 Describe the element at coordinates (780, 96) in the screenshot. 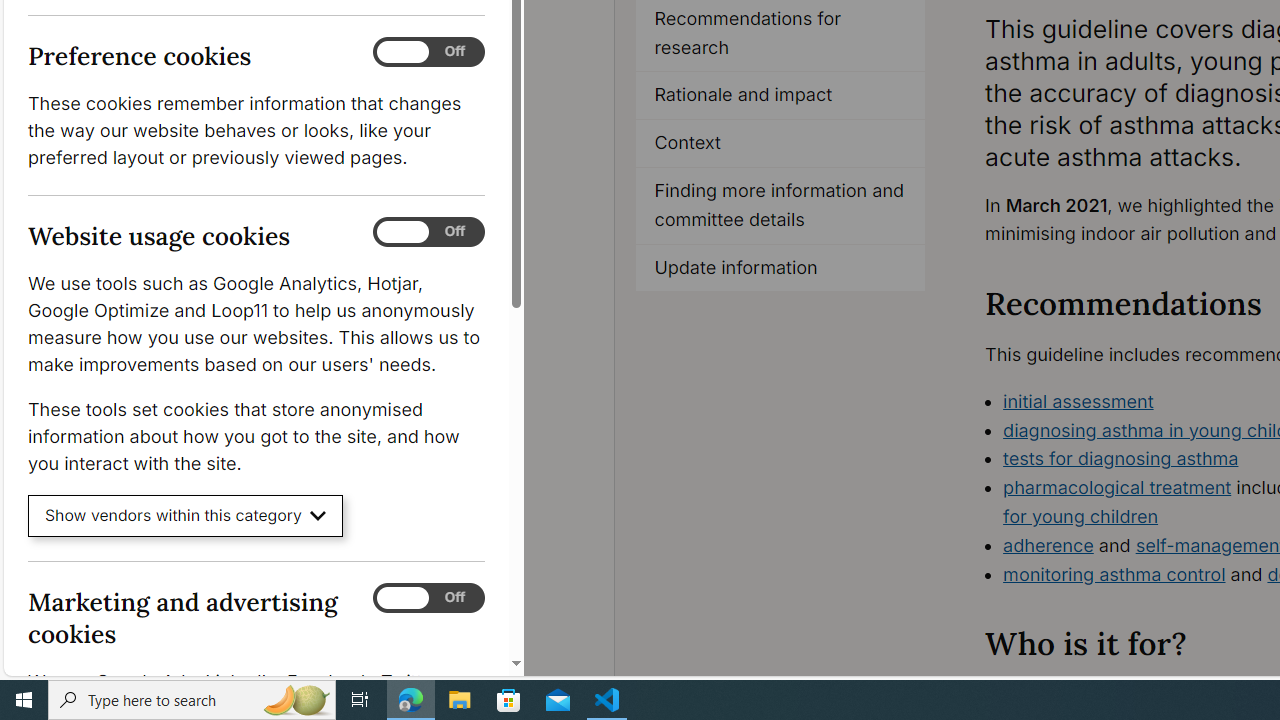

I see `'Rationale and impact'` at that location.